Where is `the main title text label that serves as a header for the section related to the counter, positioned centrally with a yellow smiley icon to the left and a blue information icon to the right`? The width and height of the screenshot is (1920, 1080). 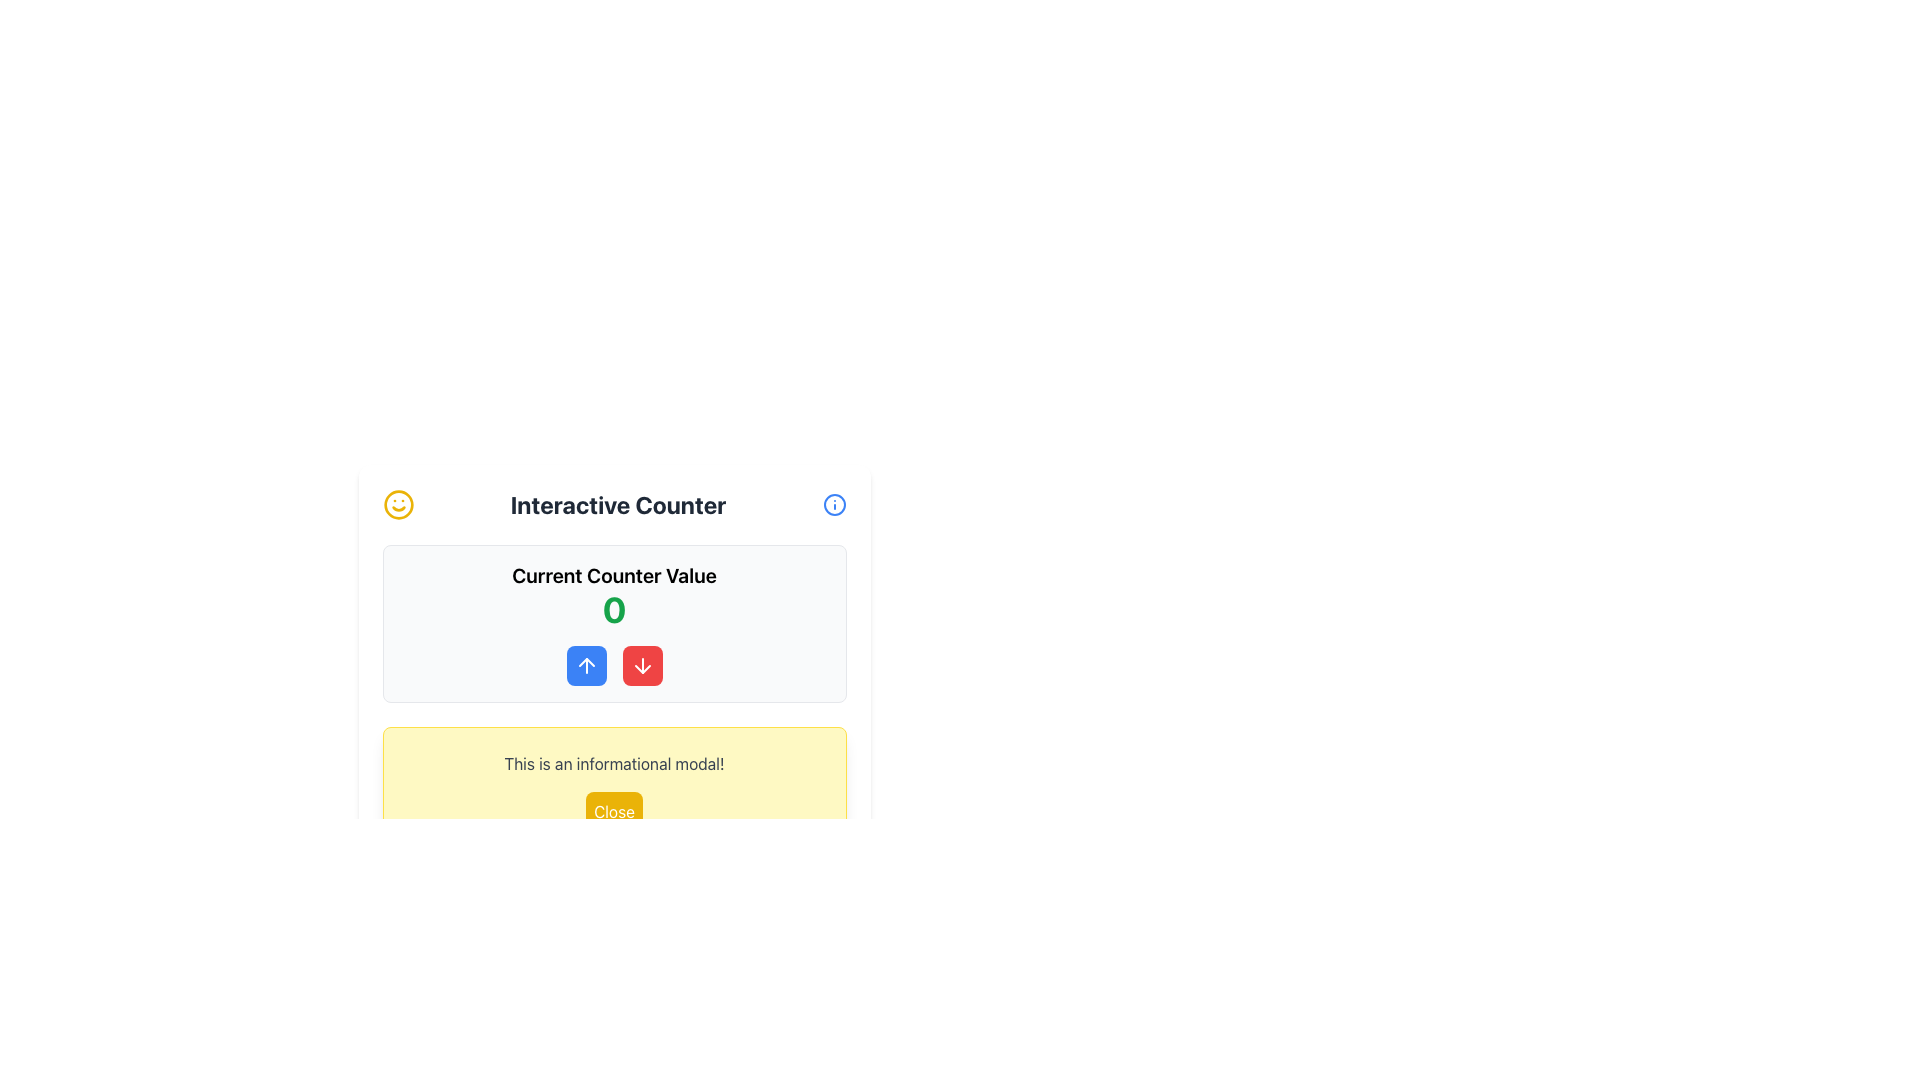
the main title text label that serves as a header for the section related to the counter, positioned centrally with a yellow smiley icon to the left and a blue information icon to the right is located at coordinates (617, 504).